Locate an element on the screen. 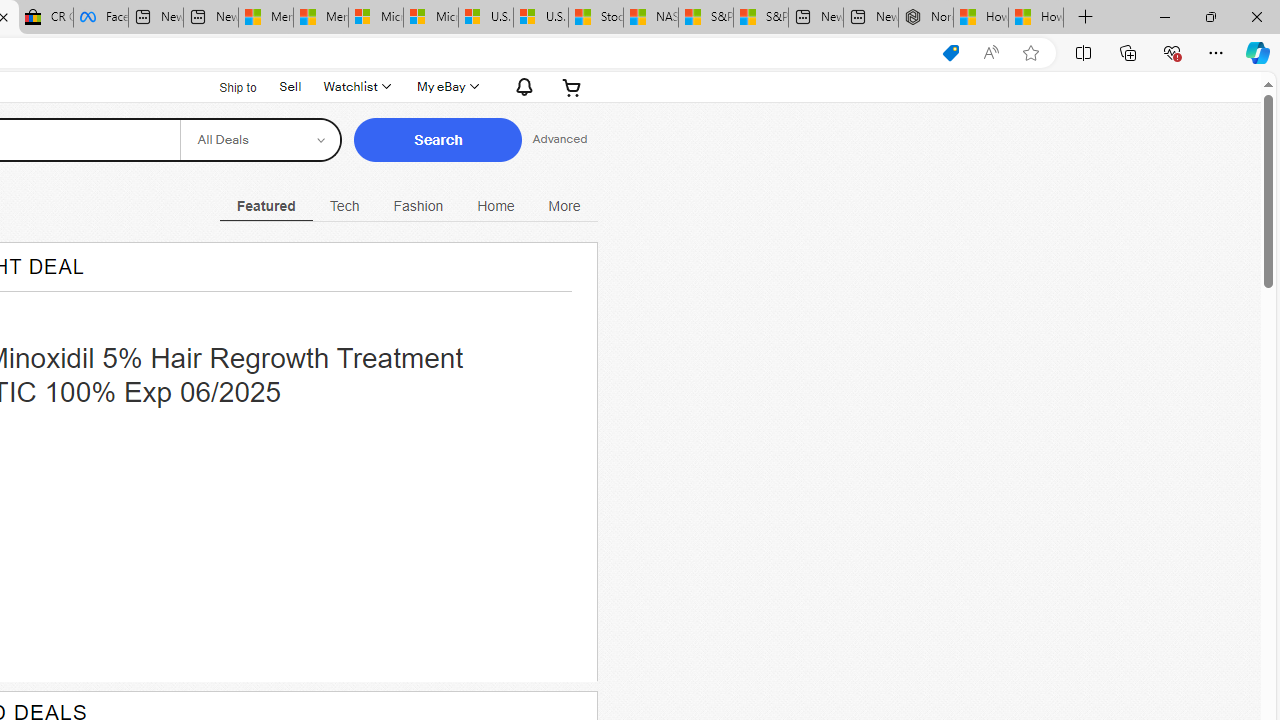  'Advanced Search' is located at coordinates (560, 139).